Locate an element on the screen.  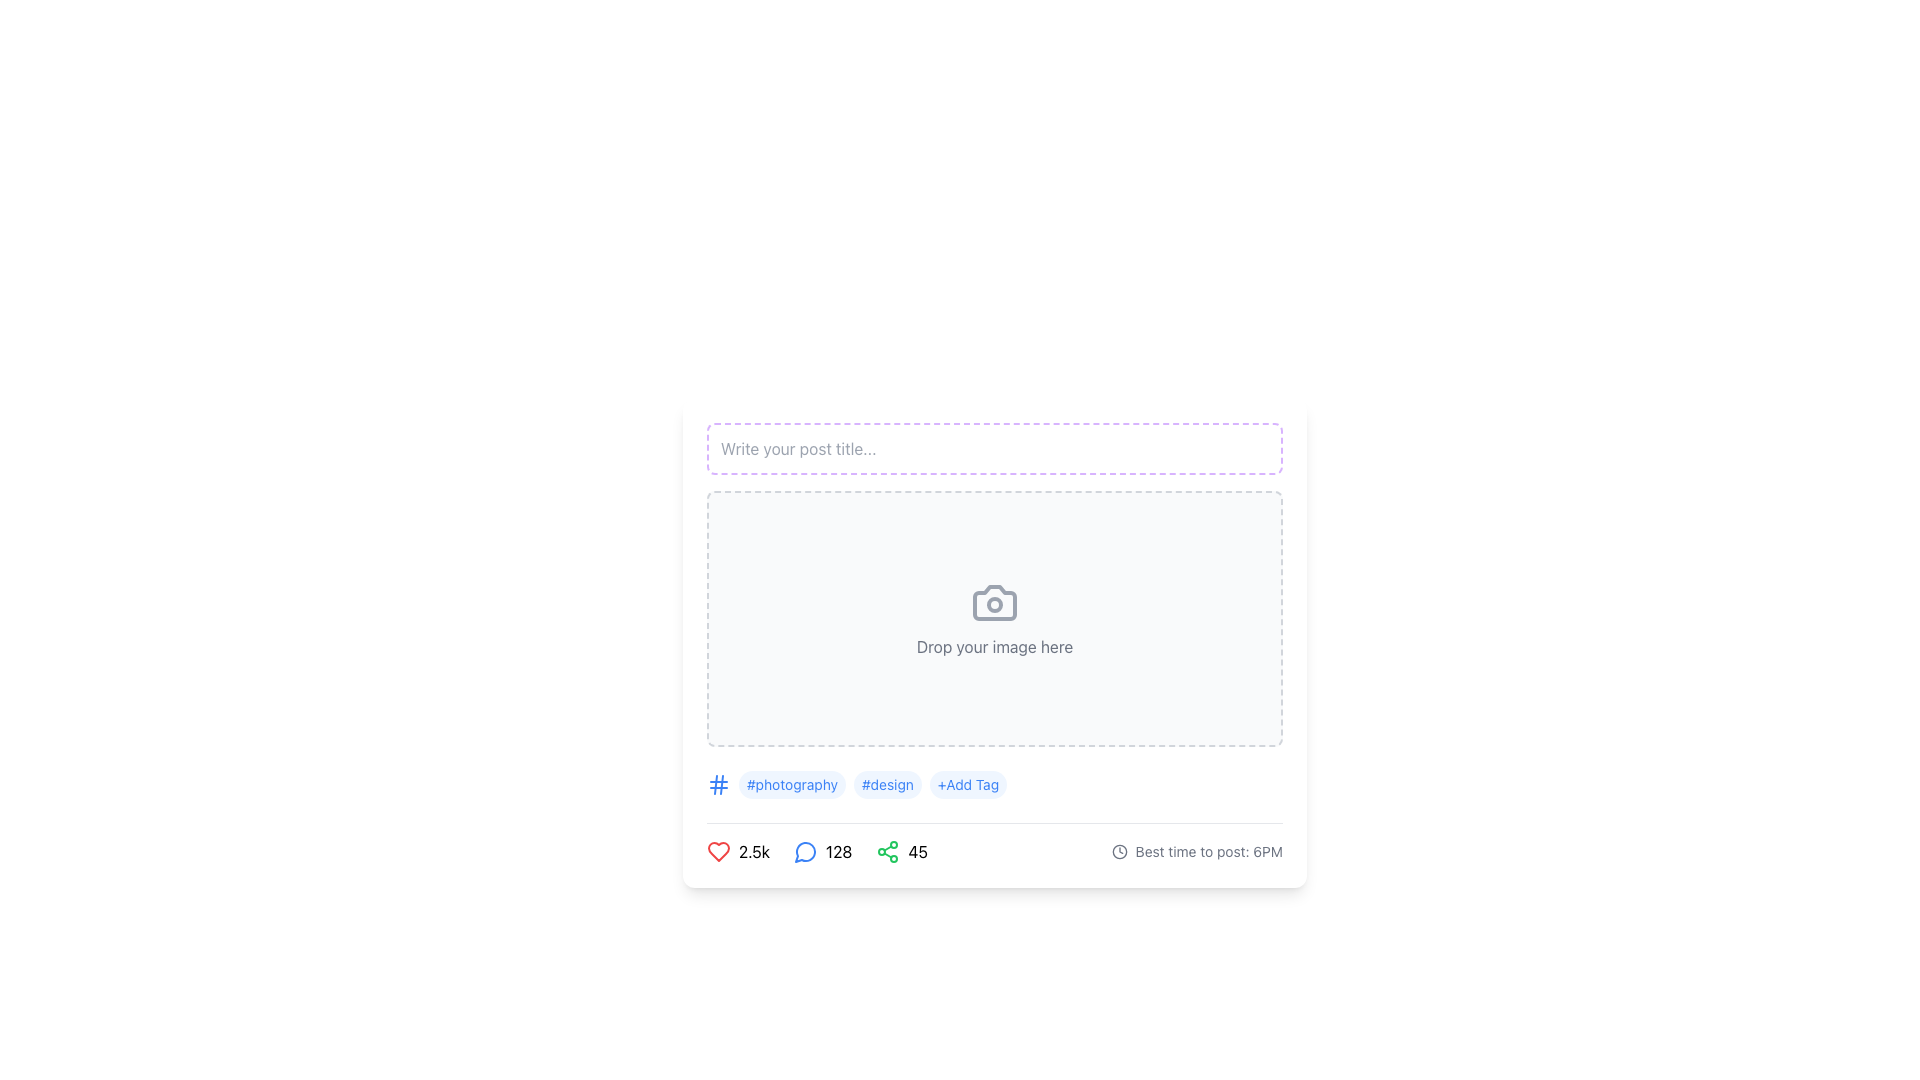
the label styled as a capsule with the text '#design', which is the second tag in a horizontal series of tags, located between '#photography' and '+Add Tag' is located at coordinates (887, 784).